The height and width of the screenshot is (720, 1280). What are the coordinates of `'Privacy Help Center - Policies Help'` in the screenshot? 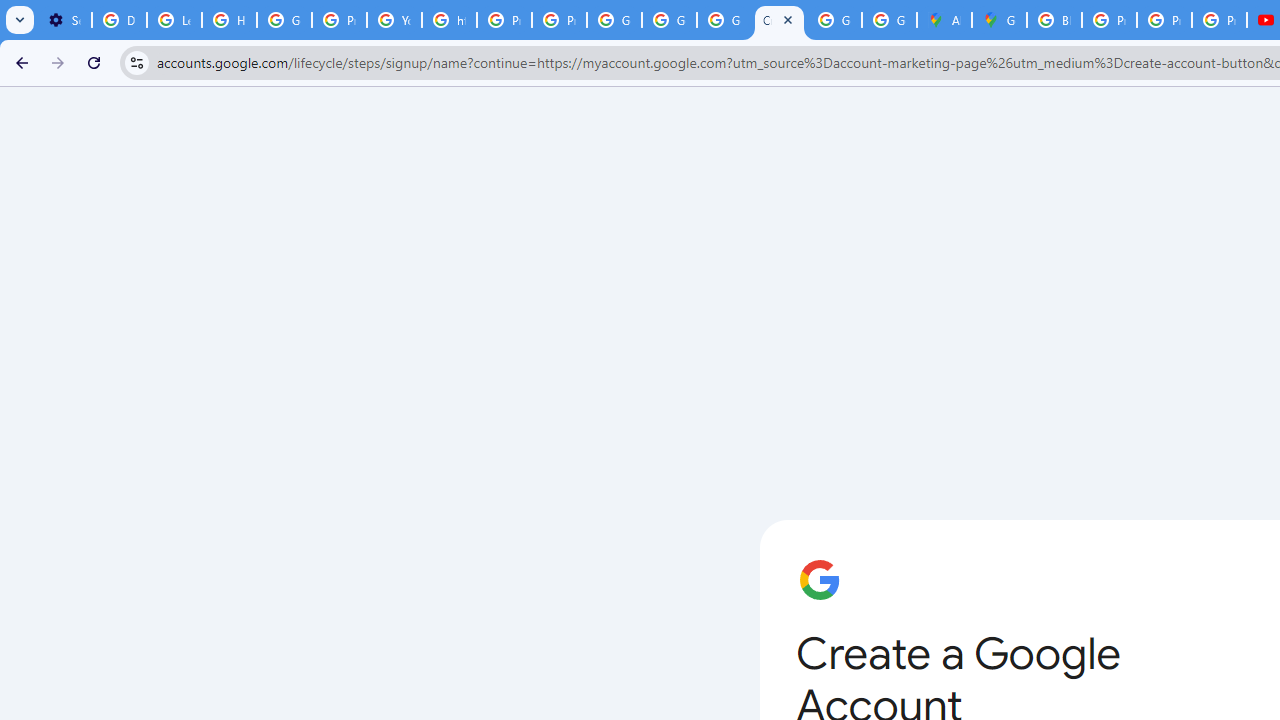 It's located at (1108, 20).